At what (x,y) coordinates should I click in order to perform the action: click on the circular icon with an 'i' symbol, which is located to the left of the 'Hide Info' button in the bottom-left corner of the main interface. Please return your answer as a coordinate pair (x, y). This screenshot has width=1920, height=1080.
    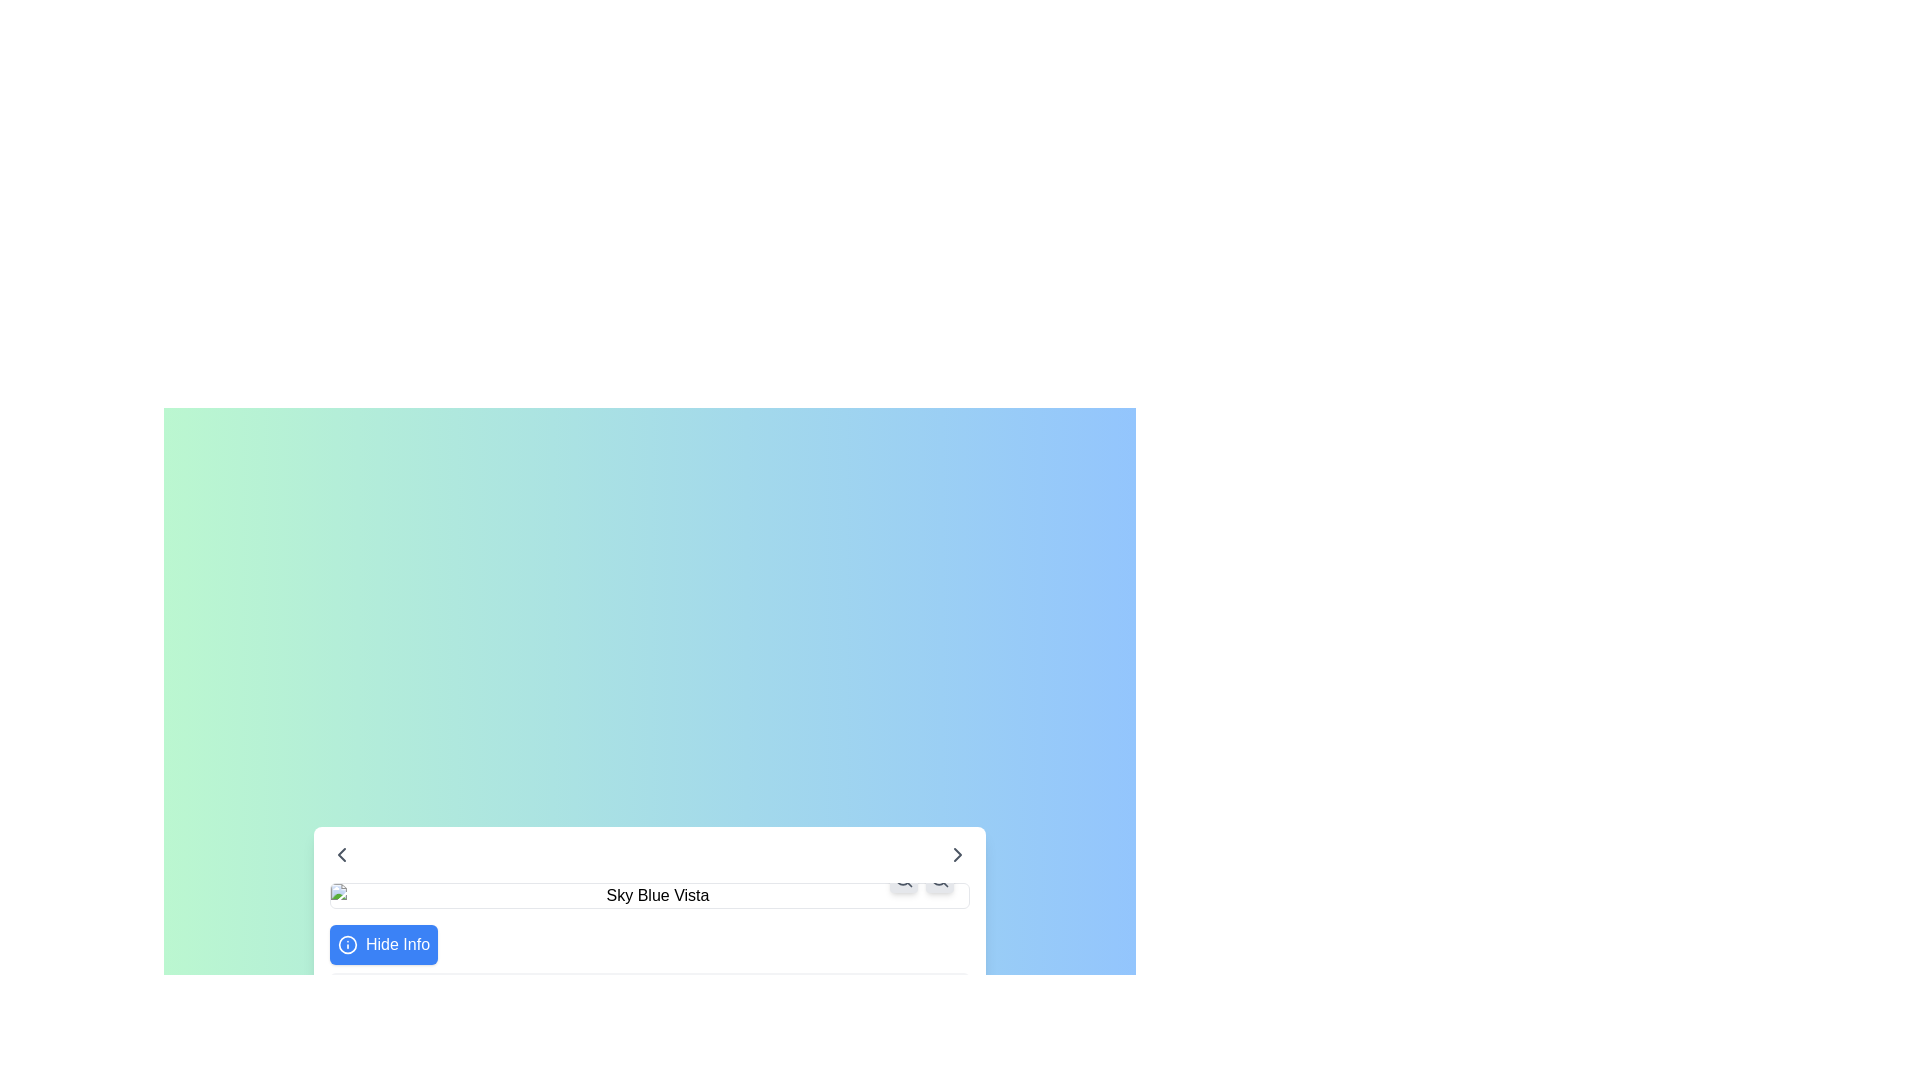
    Looking at the image, I should click on (347, 945).